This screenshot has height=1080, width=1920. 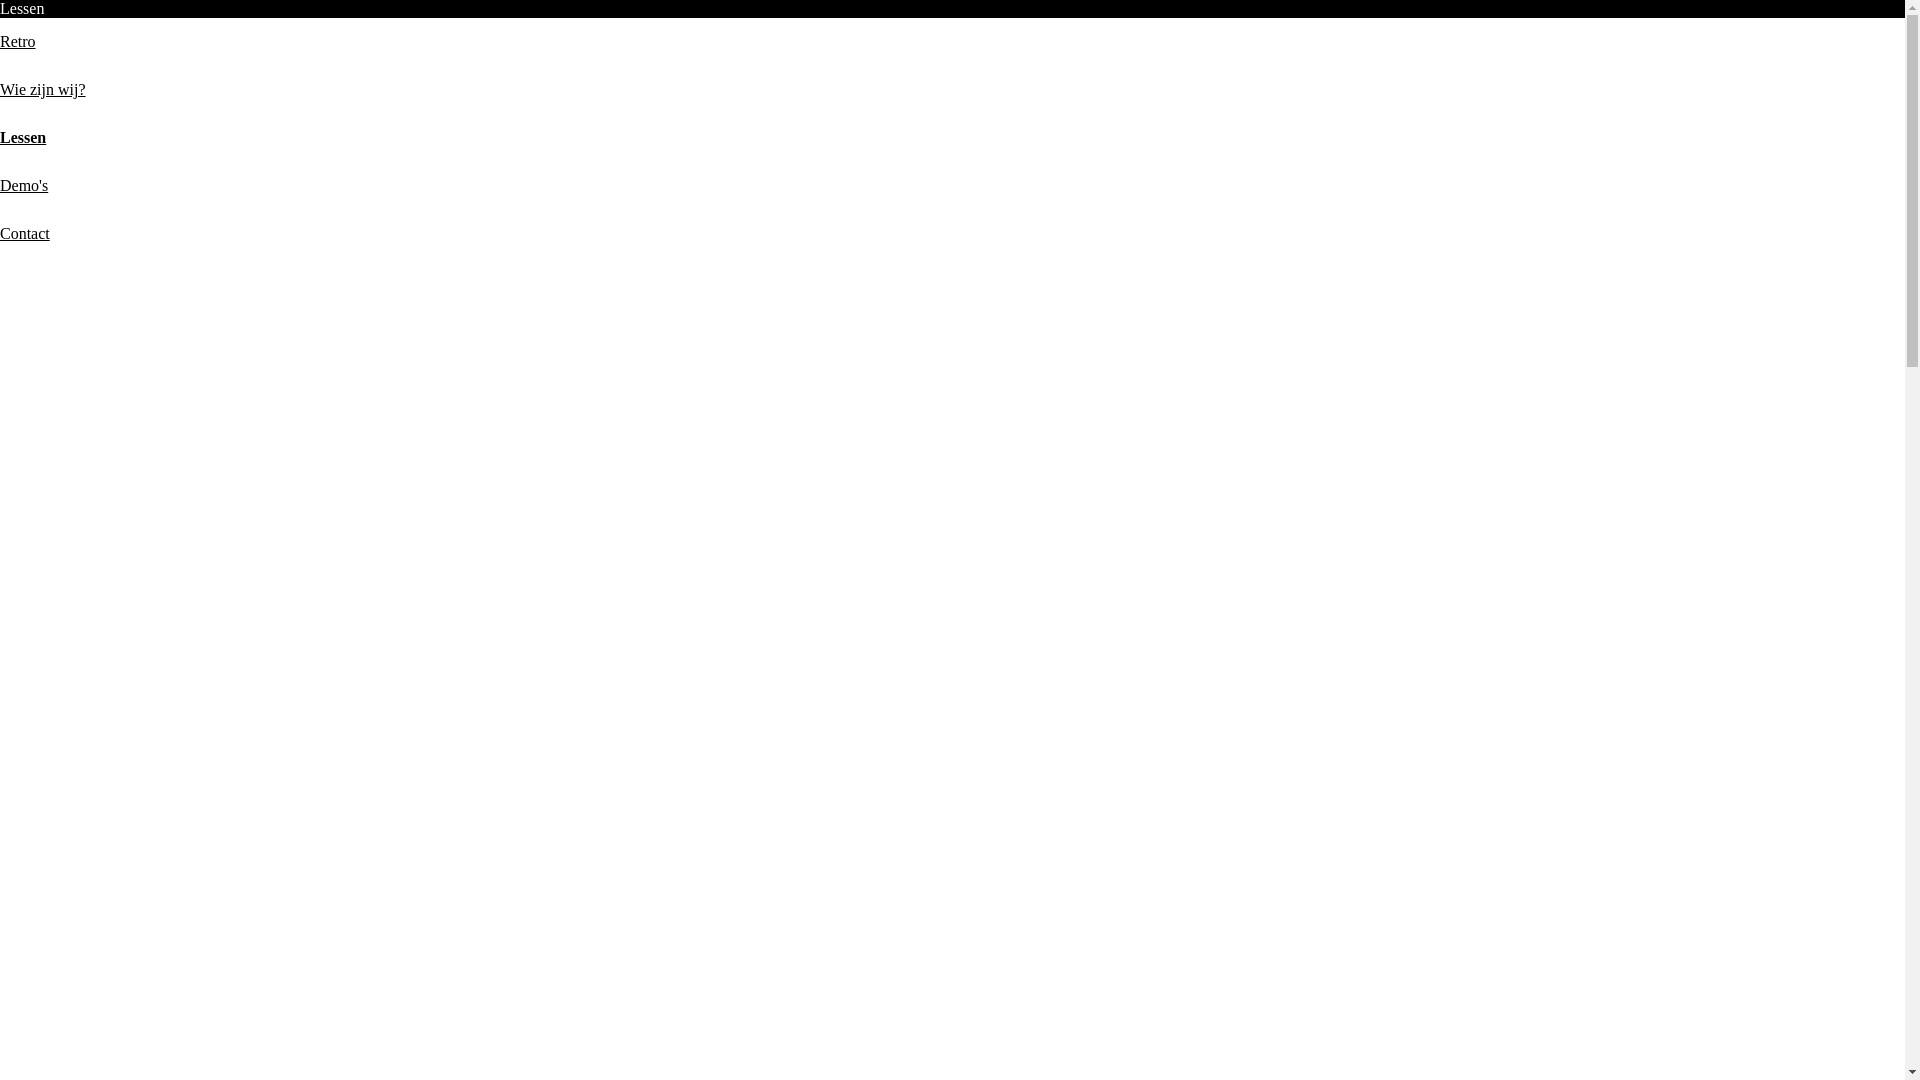 I want to click on 'Retro', so click(x=18, y=41).